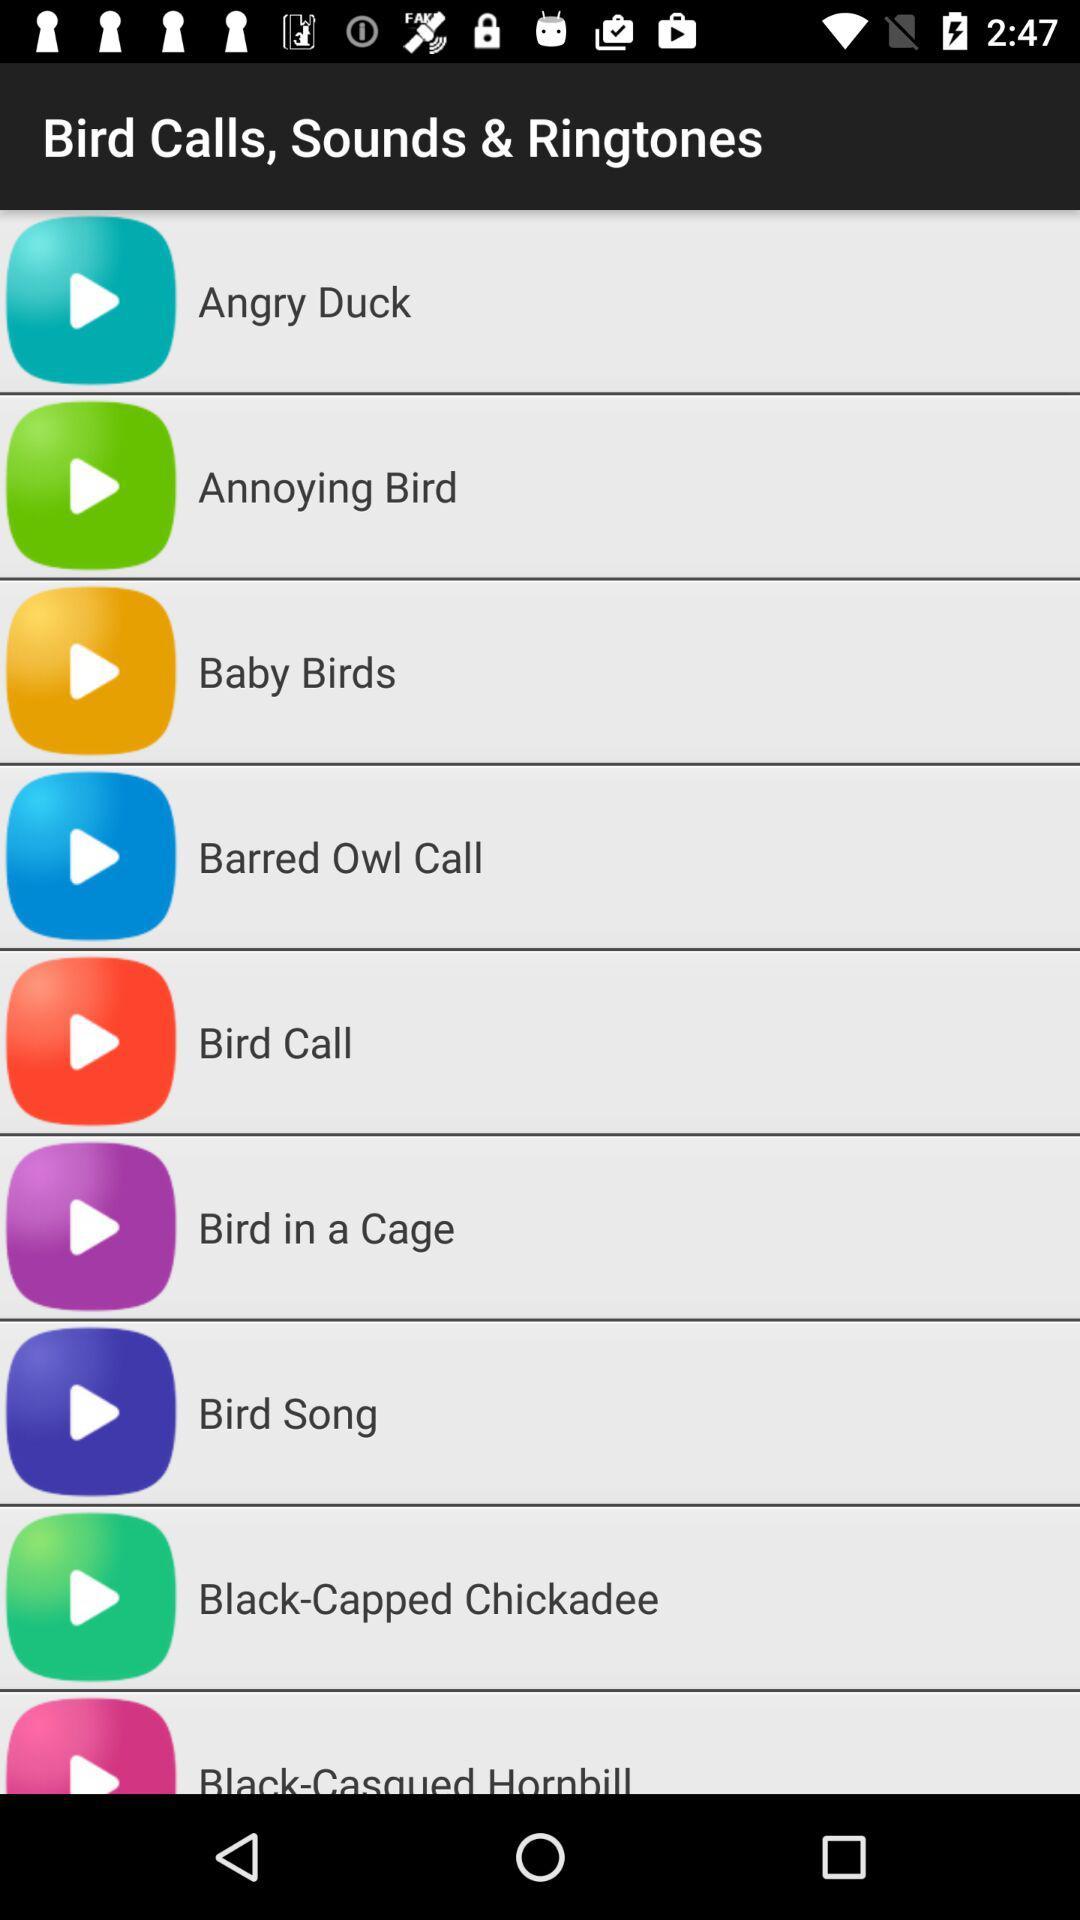  Describe the element at coordinates (631, 671) in the screenshot. I see `the baby birds item` at that location.